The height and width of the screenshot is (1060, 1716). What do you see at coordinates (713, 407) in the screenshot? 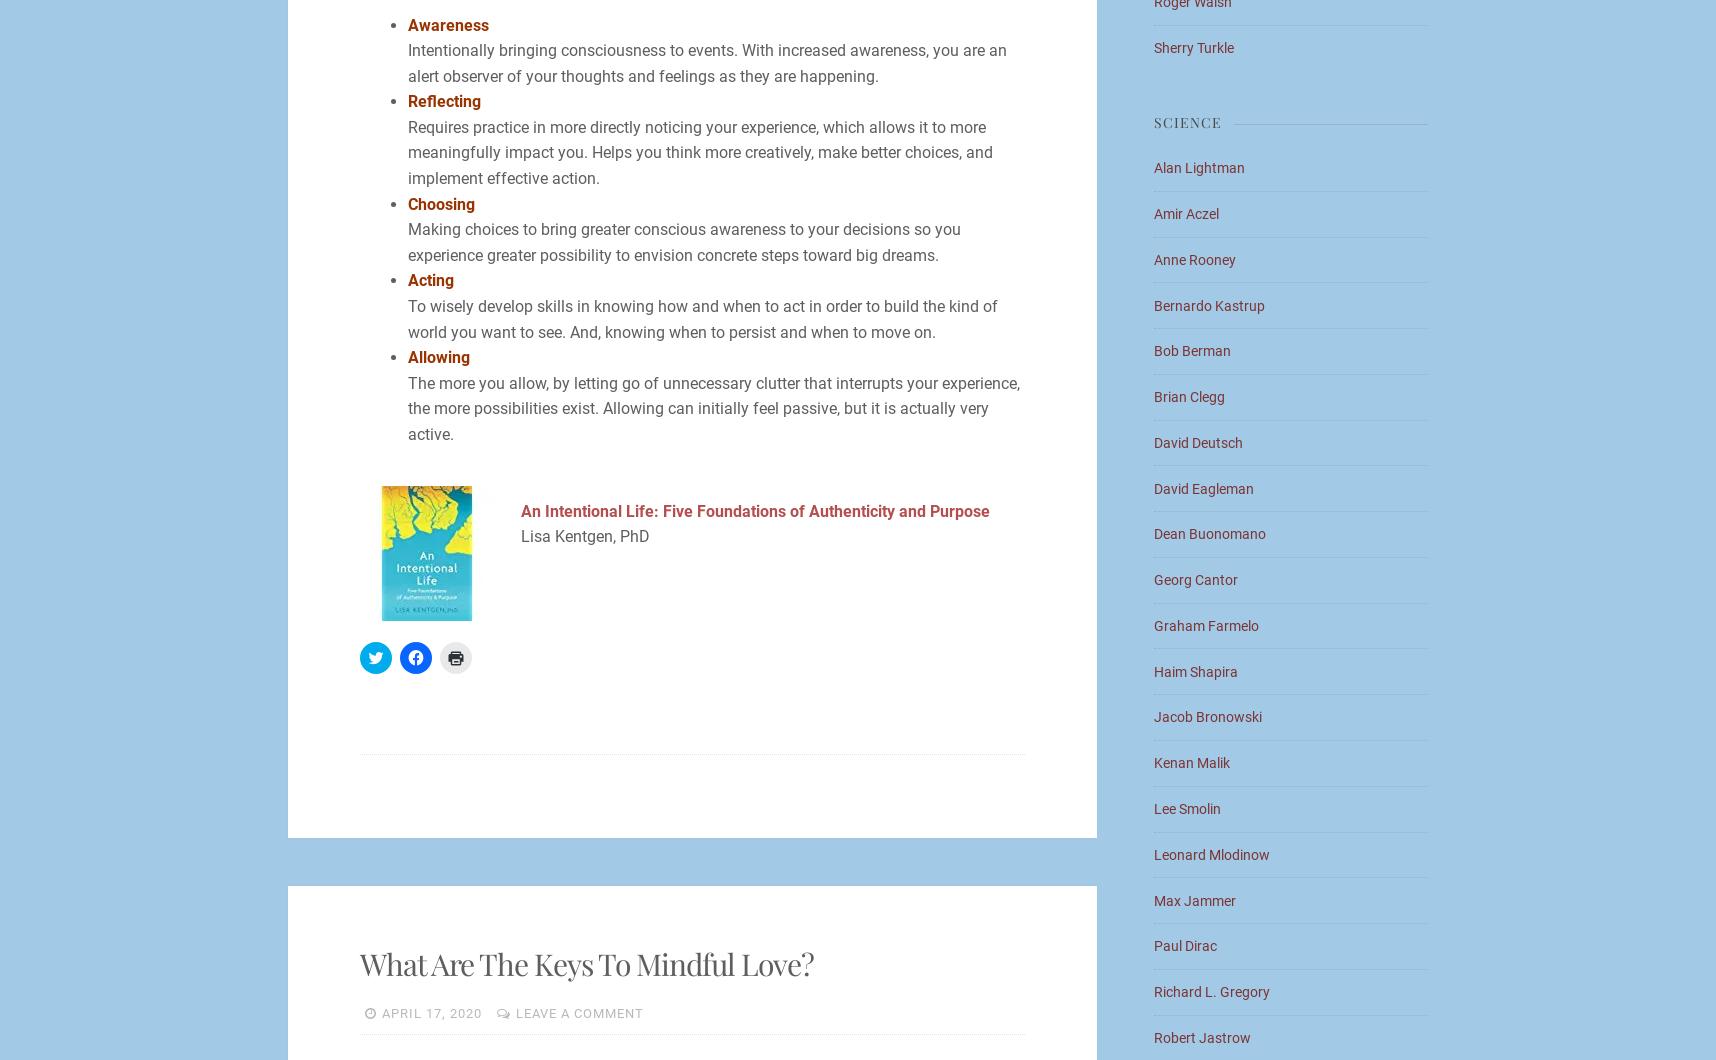
I see `'The more you allow, by letting go of unnecessary clutter that interrupts your experience, the more possibilities exist. Allowing can initially feel passive, but it is actually very active.'` at bounding box center [713, 407].